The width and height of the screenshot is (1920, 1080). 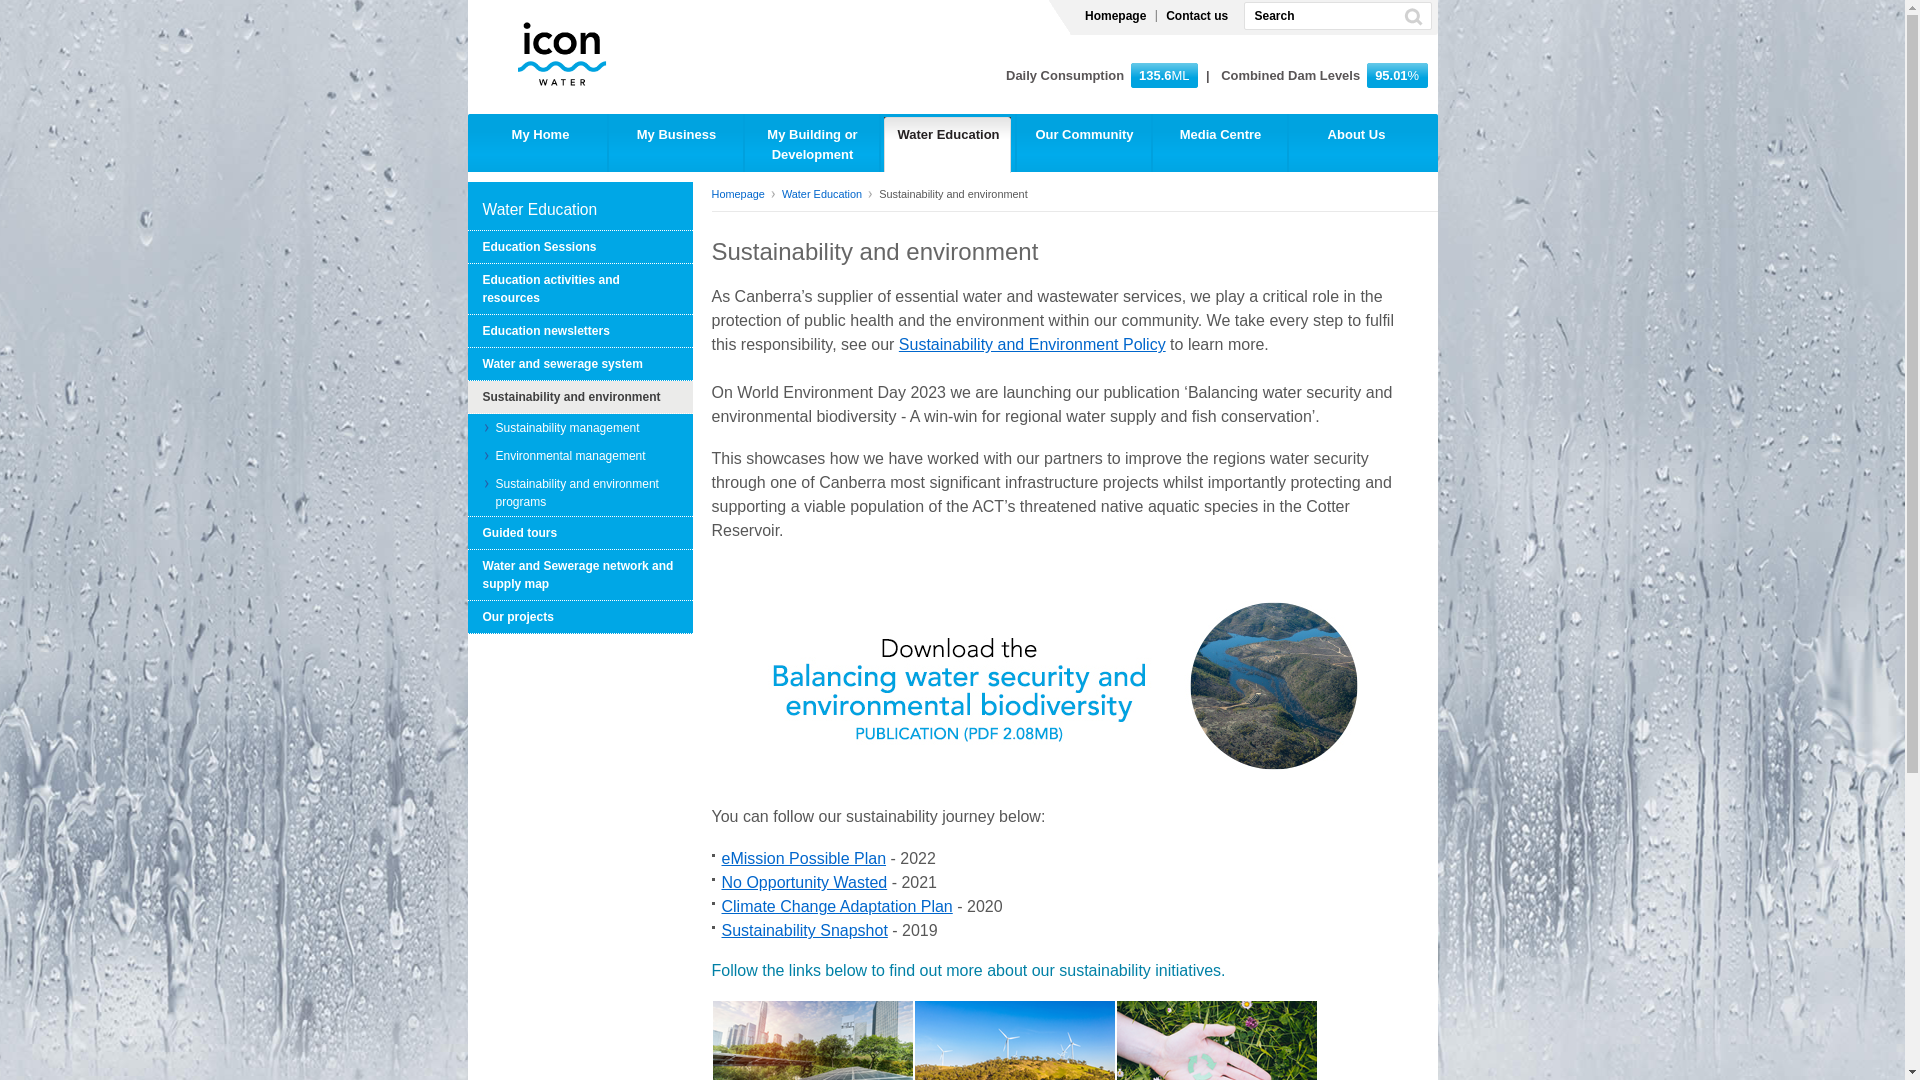 I want to click on 'Sustainability management', so click(x=579, y=427).